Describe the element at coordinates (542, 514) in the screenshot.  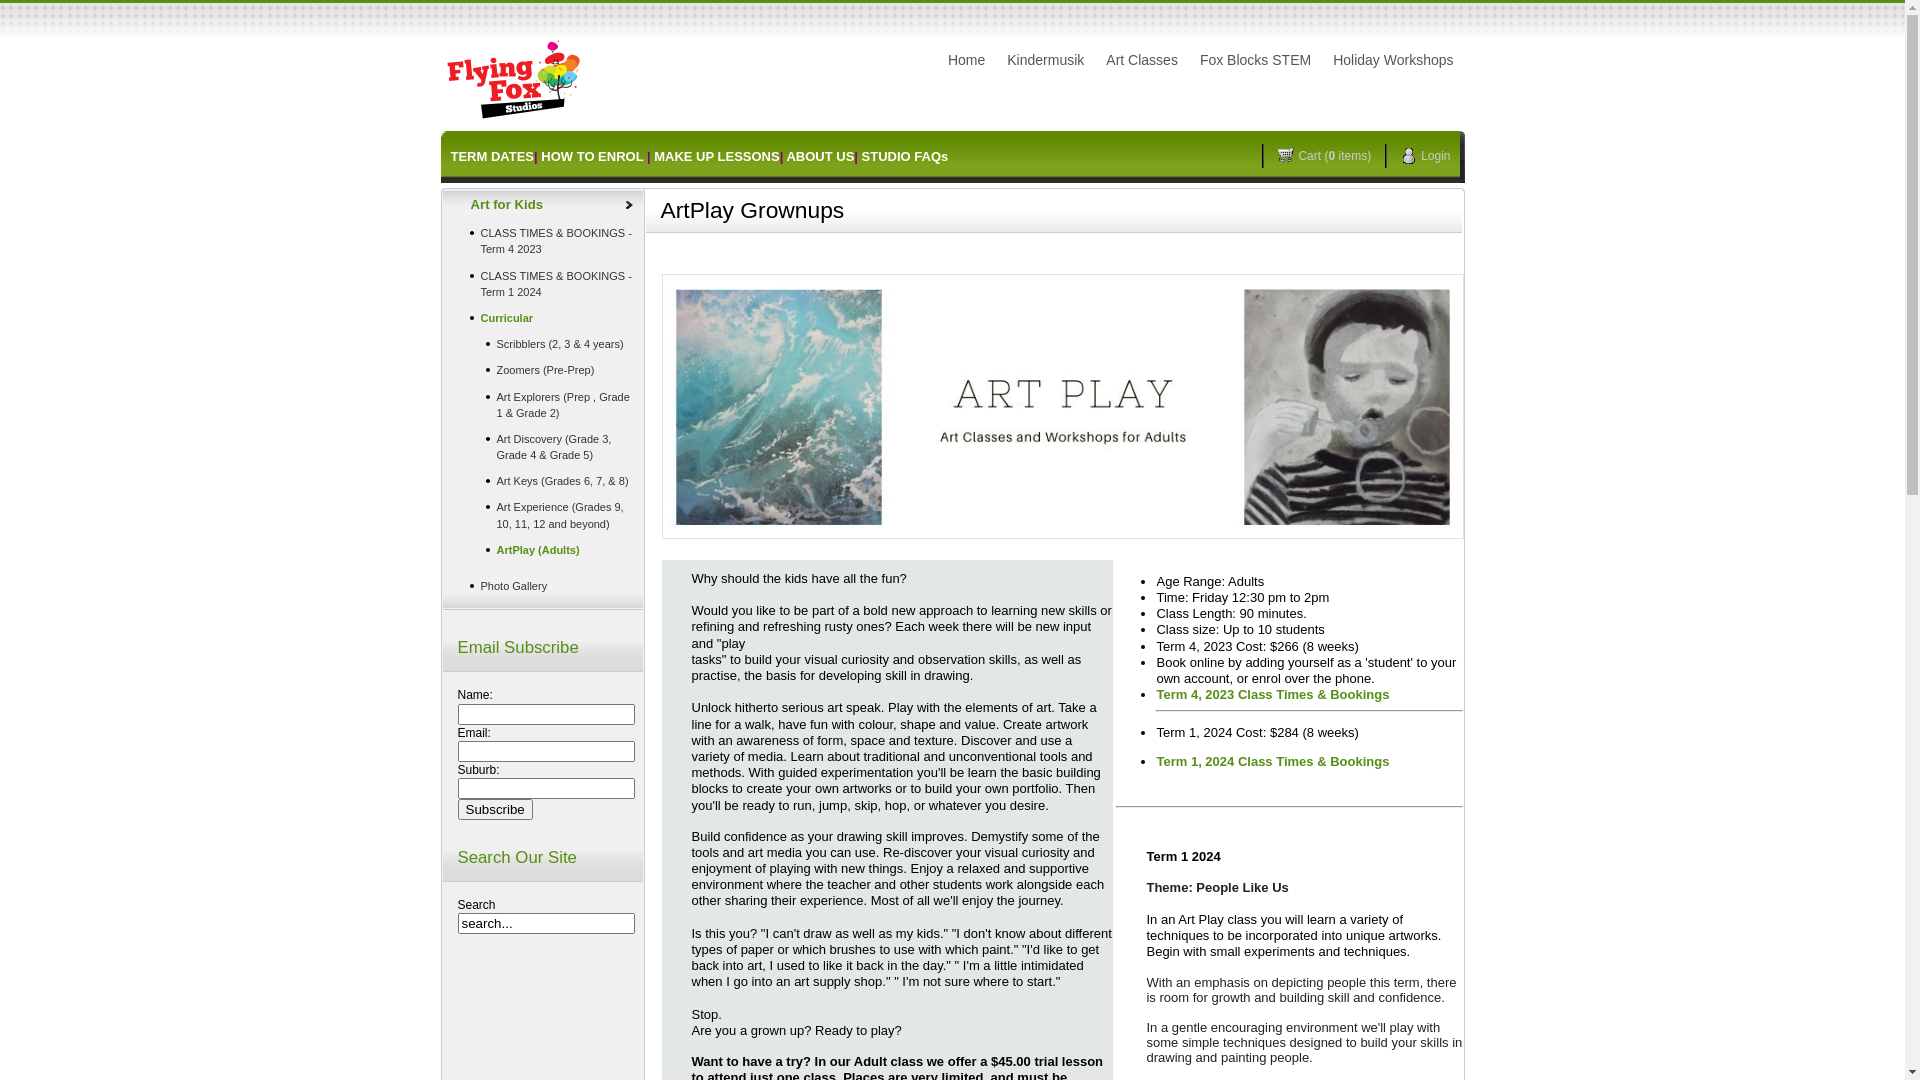
I see `'Art Experience (Grades 9, 10, 11, 12 and beyond)'` at that location.